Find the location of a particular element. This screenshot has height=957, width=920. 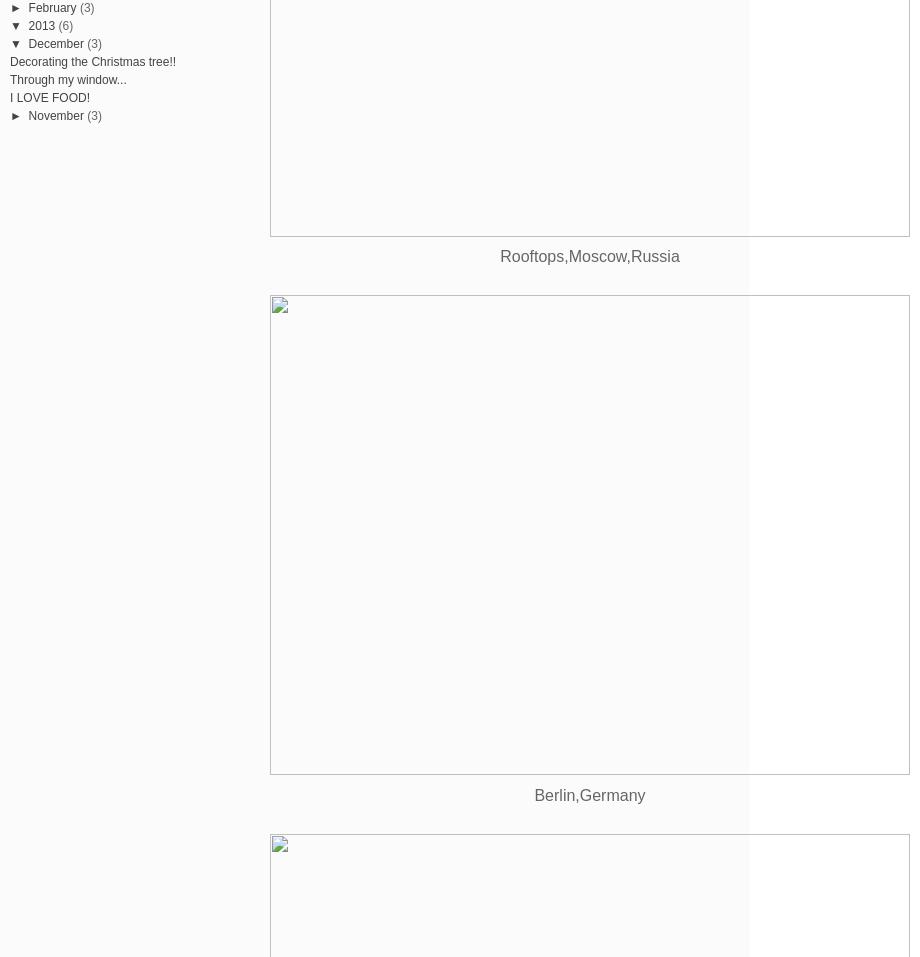

'(6)' is located at coordinates (65, 23).